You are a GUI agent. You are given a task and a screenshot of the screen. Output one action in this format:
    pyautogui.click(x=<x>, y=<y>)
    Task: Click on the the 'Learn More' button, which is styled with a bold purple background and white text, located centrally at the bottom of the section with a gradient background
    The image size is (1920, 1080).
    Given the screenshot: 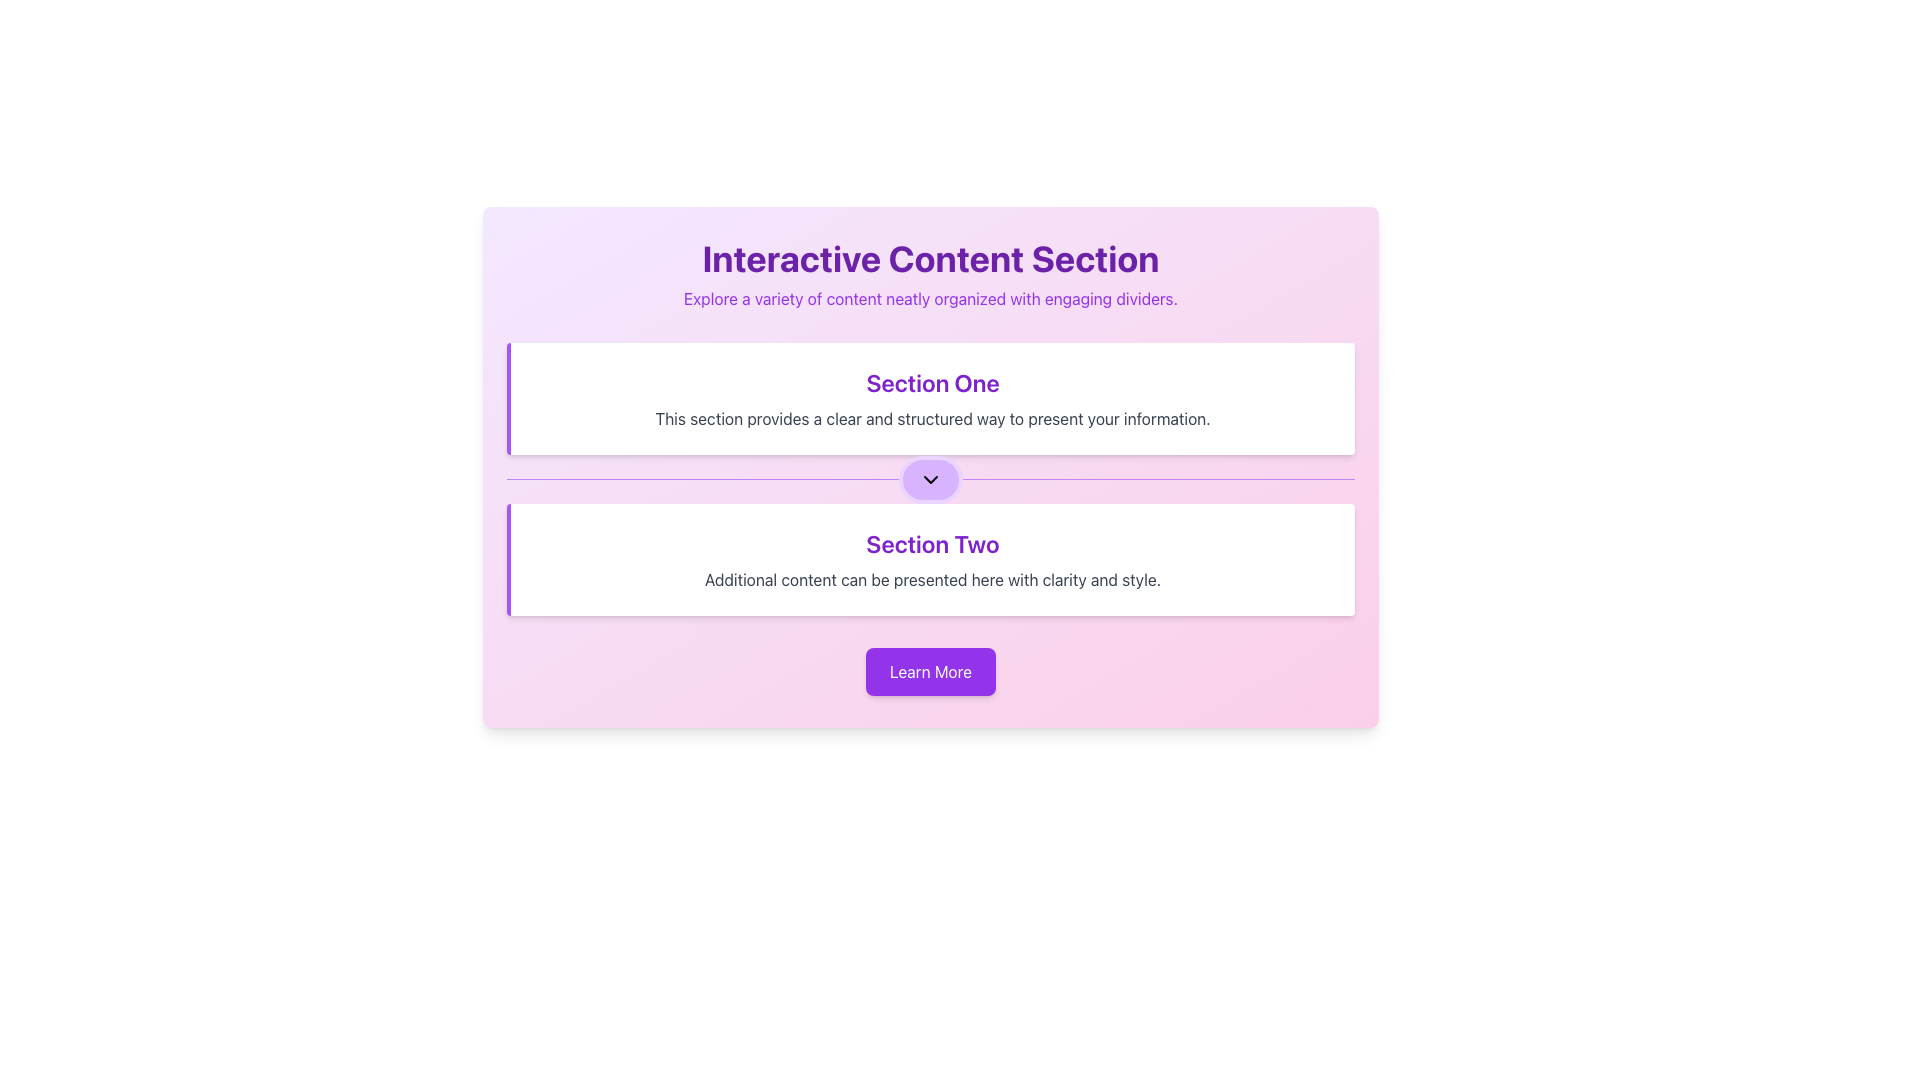 What is the action you would take?
    pyautogui.click(x=930, y=671)
    